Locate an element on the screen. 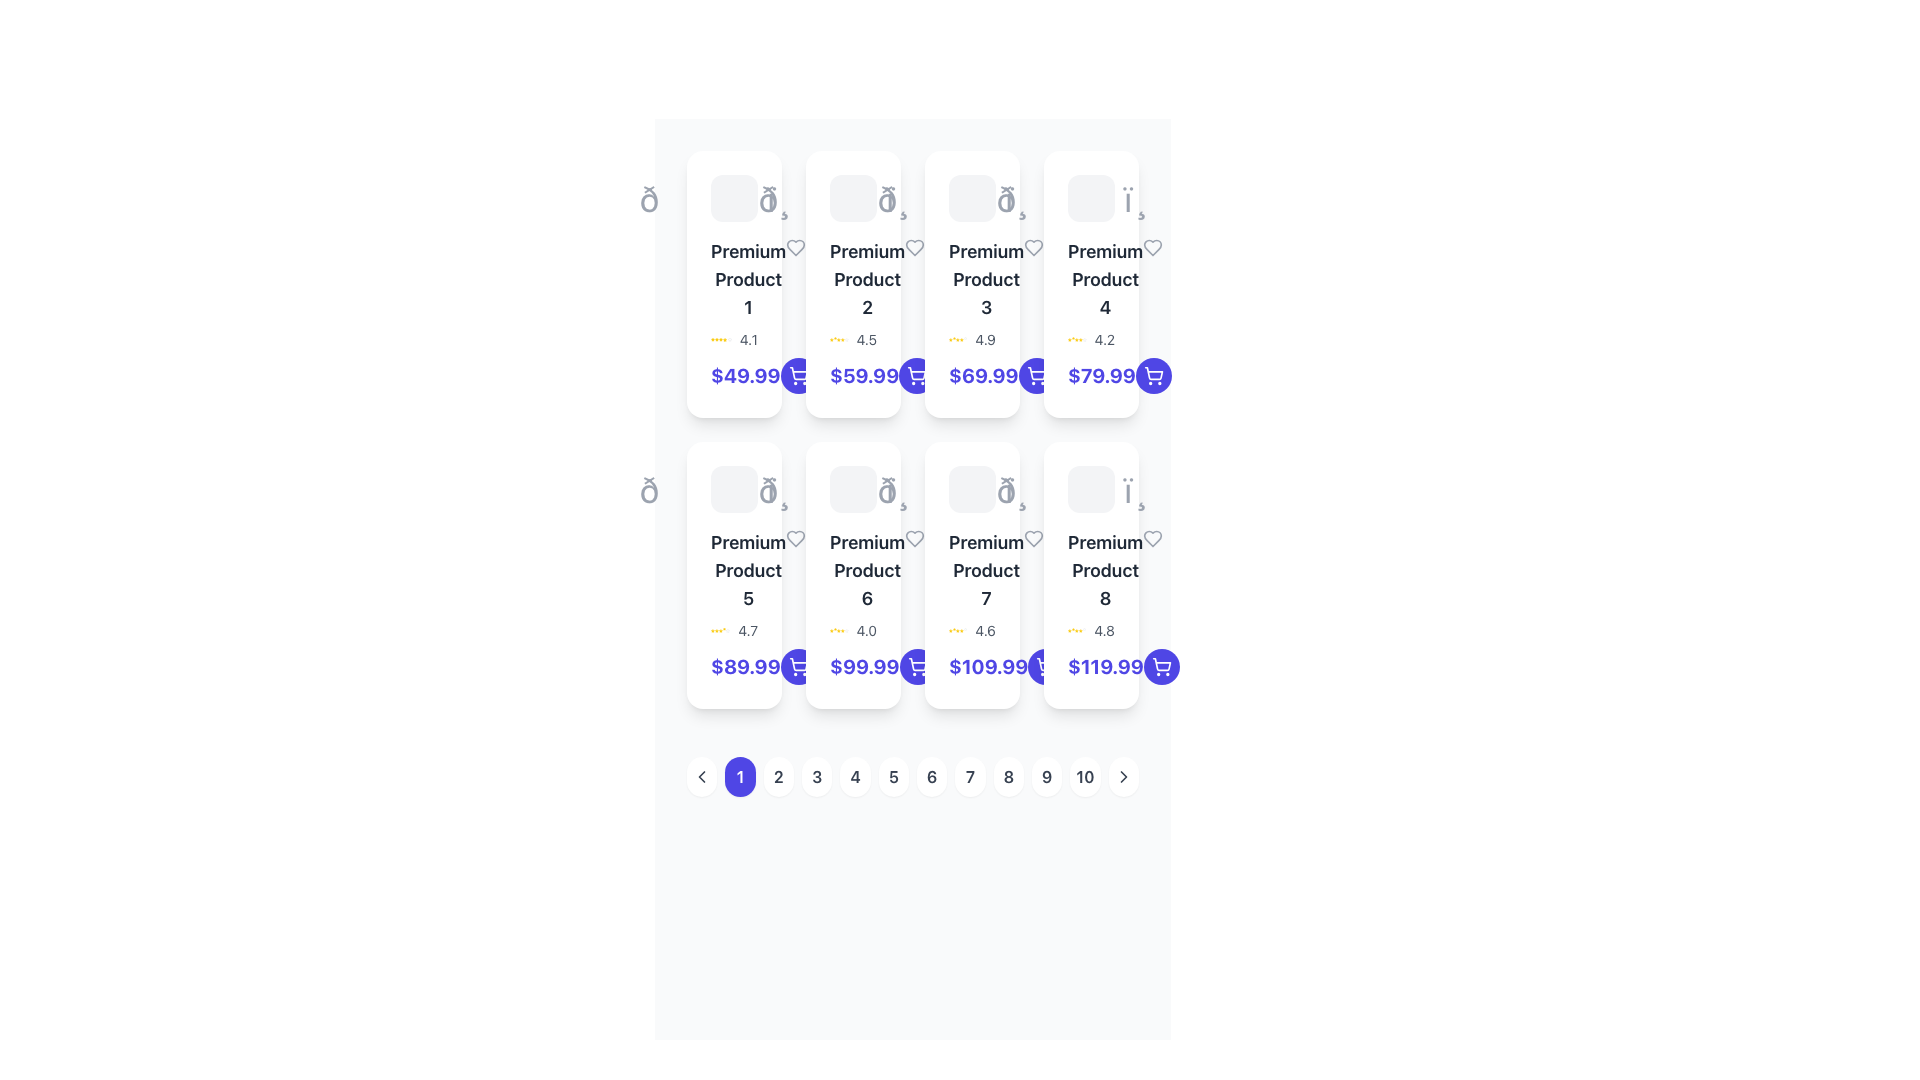  the static text label is located at coordinates (986, 570).